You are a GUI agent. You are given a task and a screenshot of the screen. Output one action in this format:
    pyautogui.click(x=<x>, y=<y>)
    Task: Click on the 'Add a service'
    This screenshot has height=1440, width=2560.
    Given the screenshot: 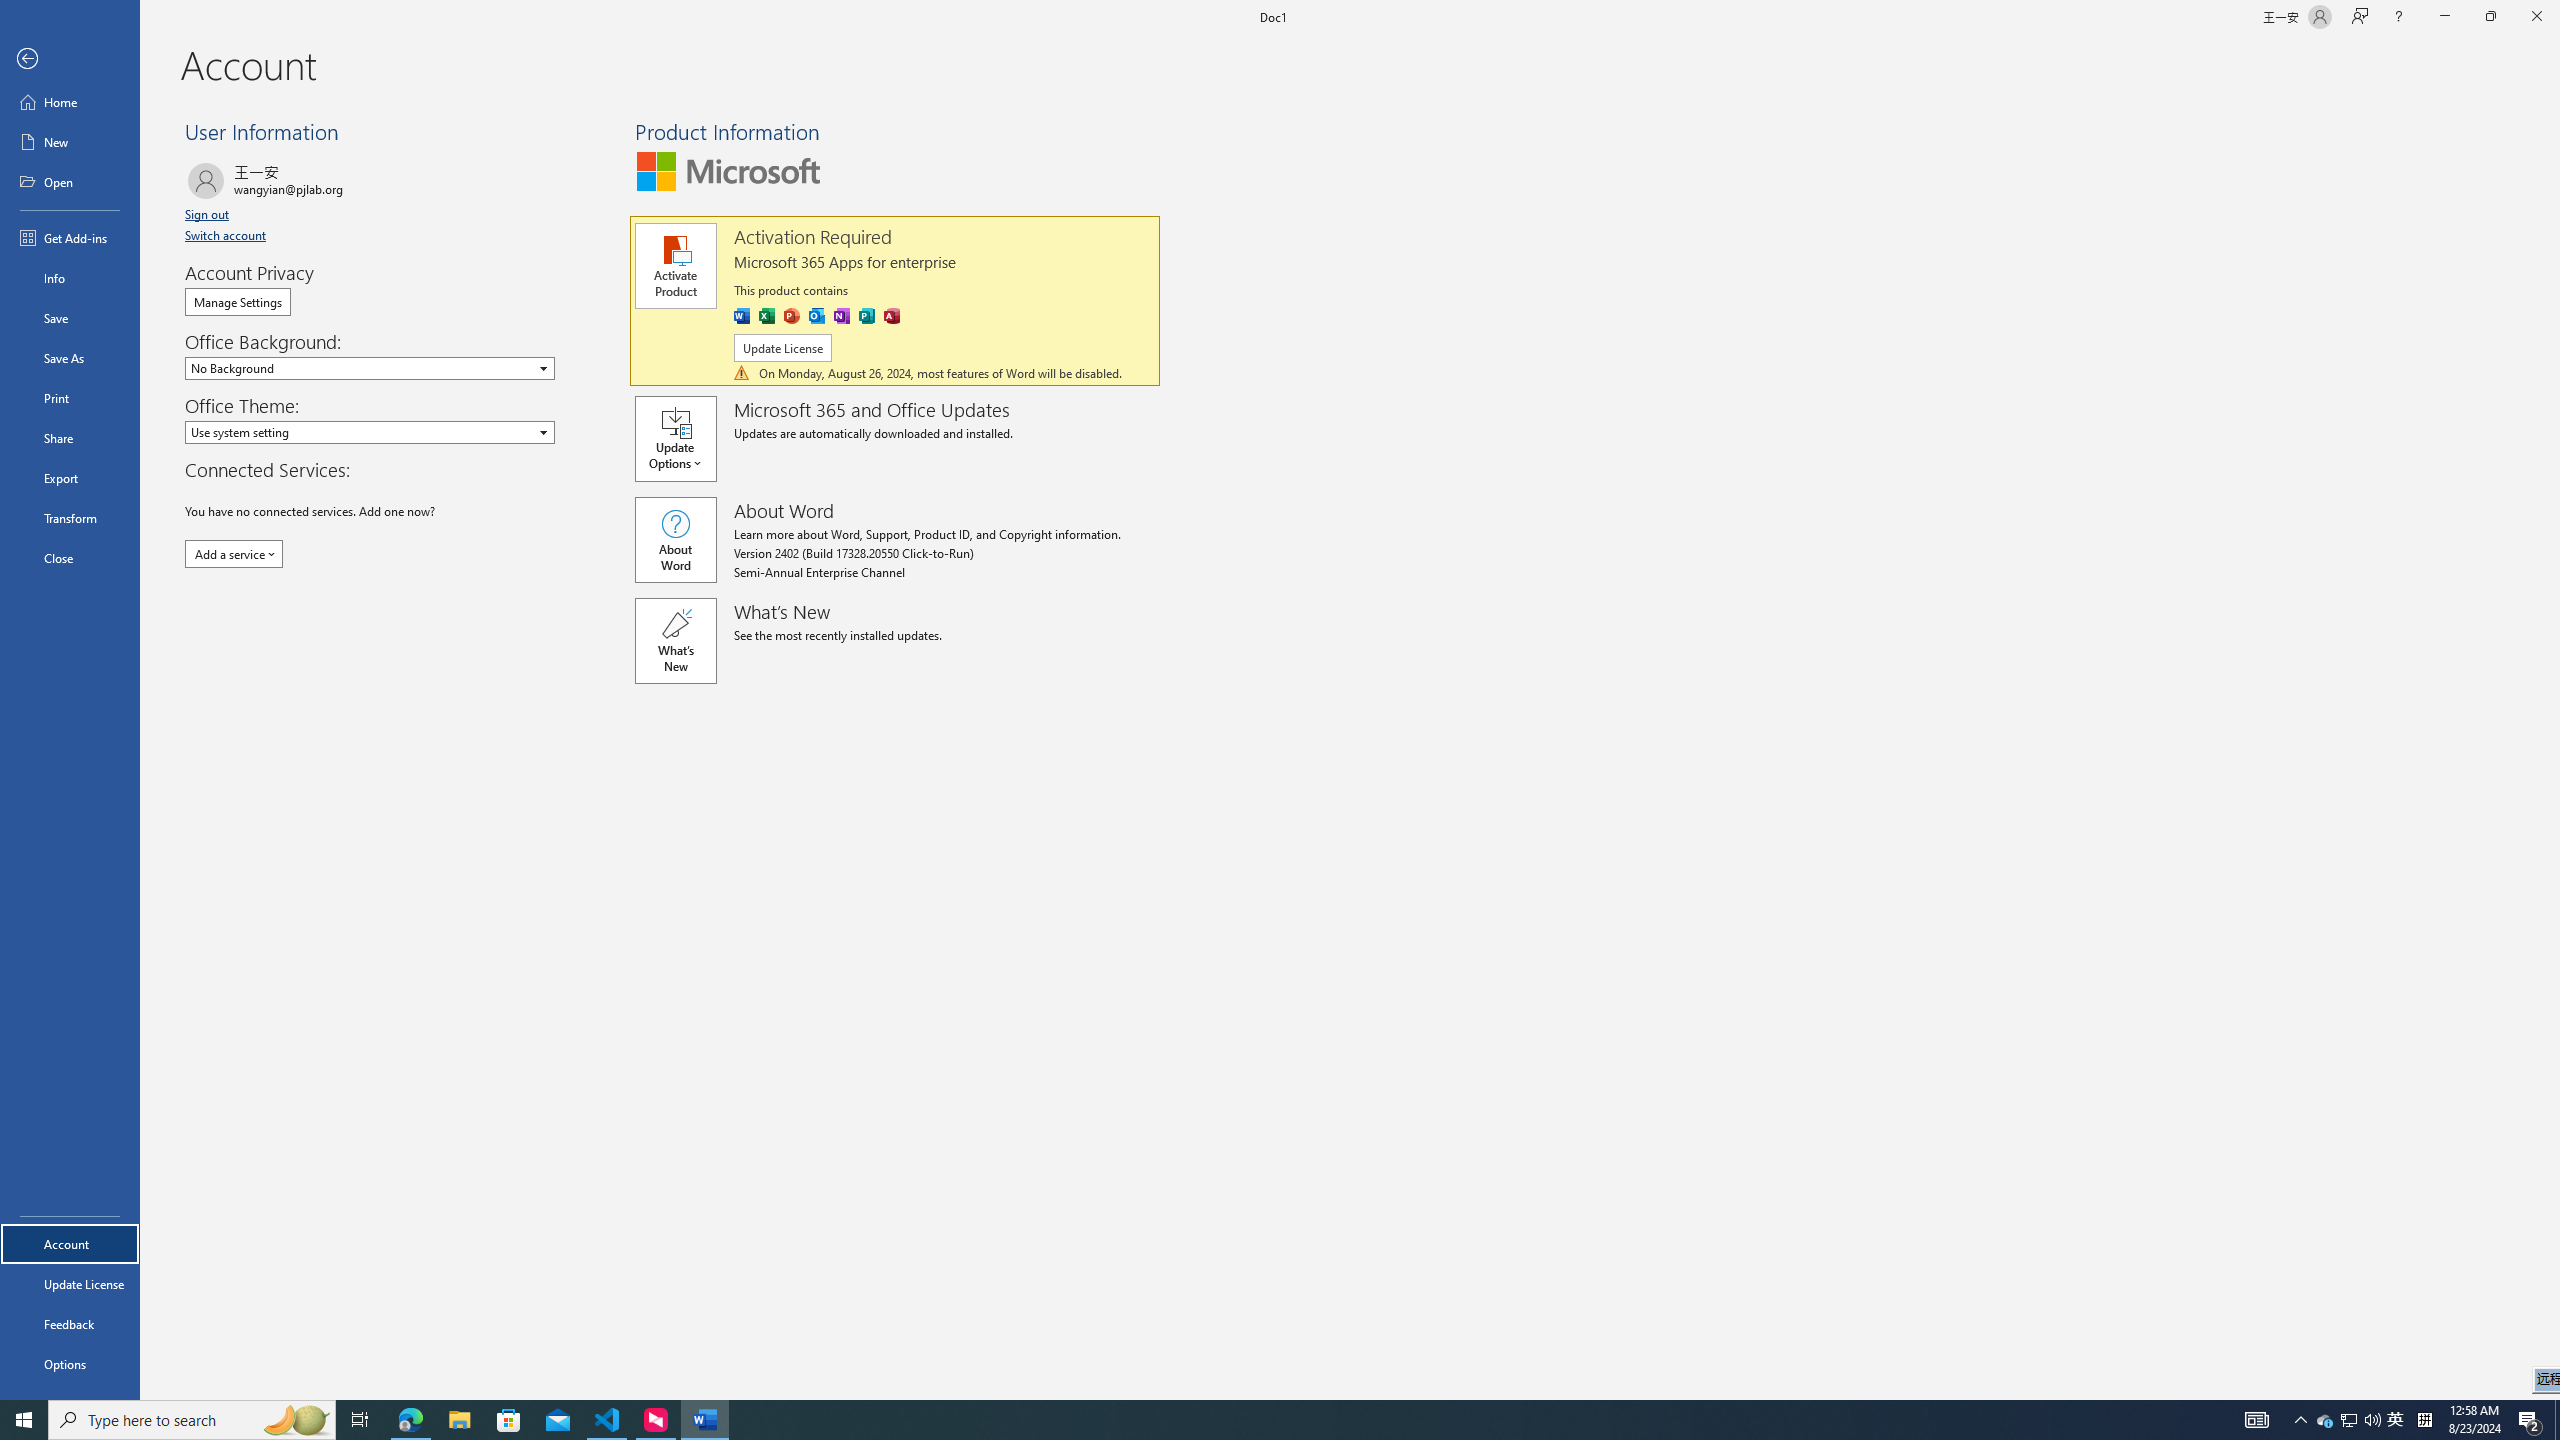 What is the action you would take?
    pyautogui.click(x=233, y=552)
    